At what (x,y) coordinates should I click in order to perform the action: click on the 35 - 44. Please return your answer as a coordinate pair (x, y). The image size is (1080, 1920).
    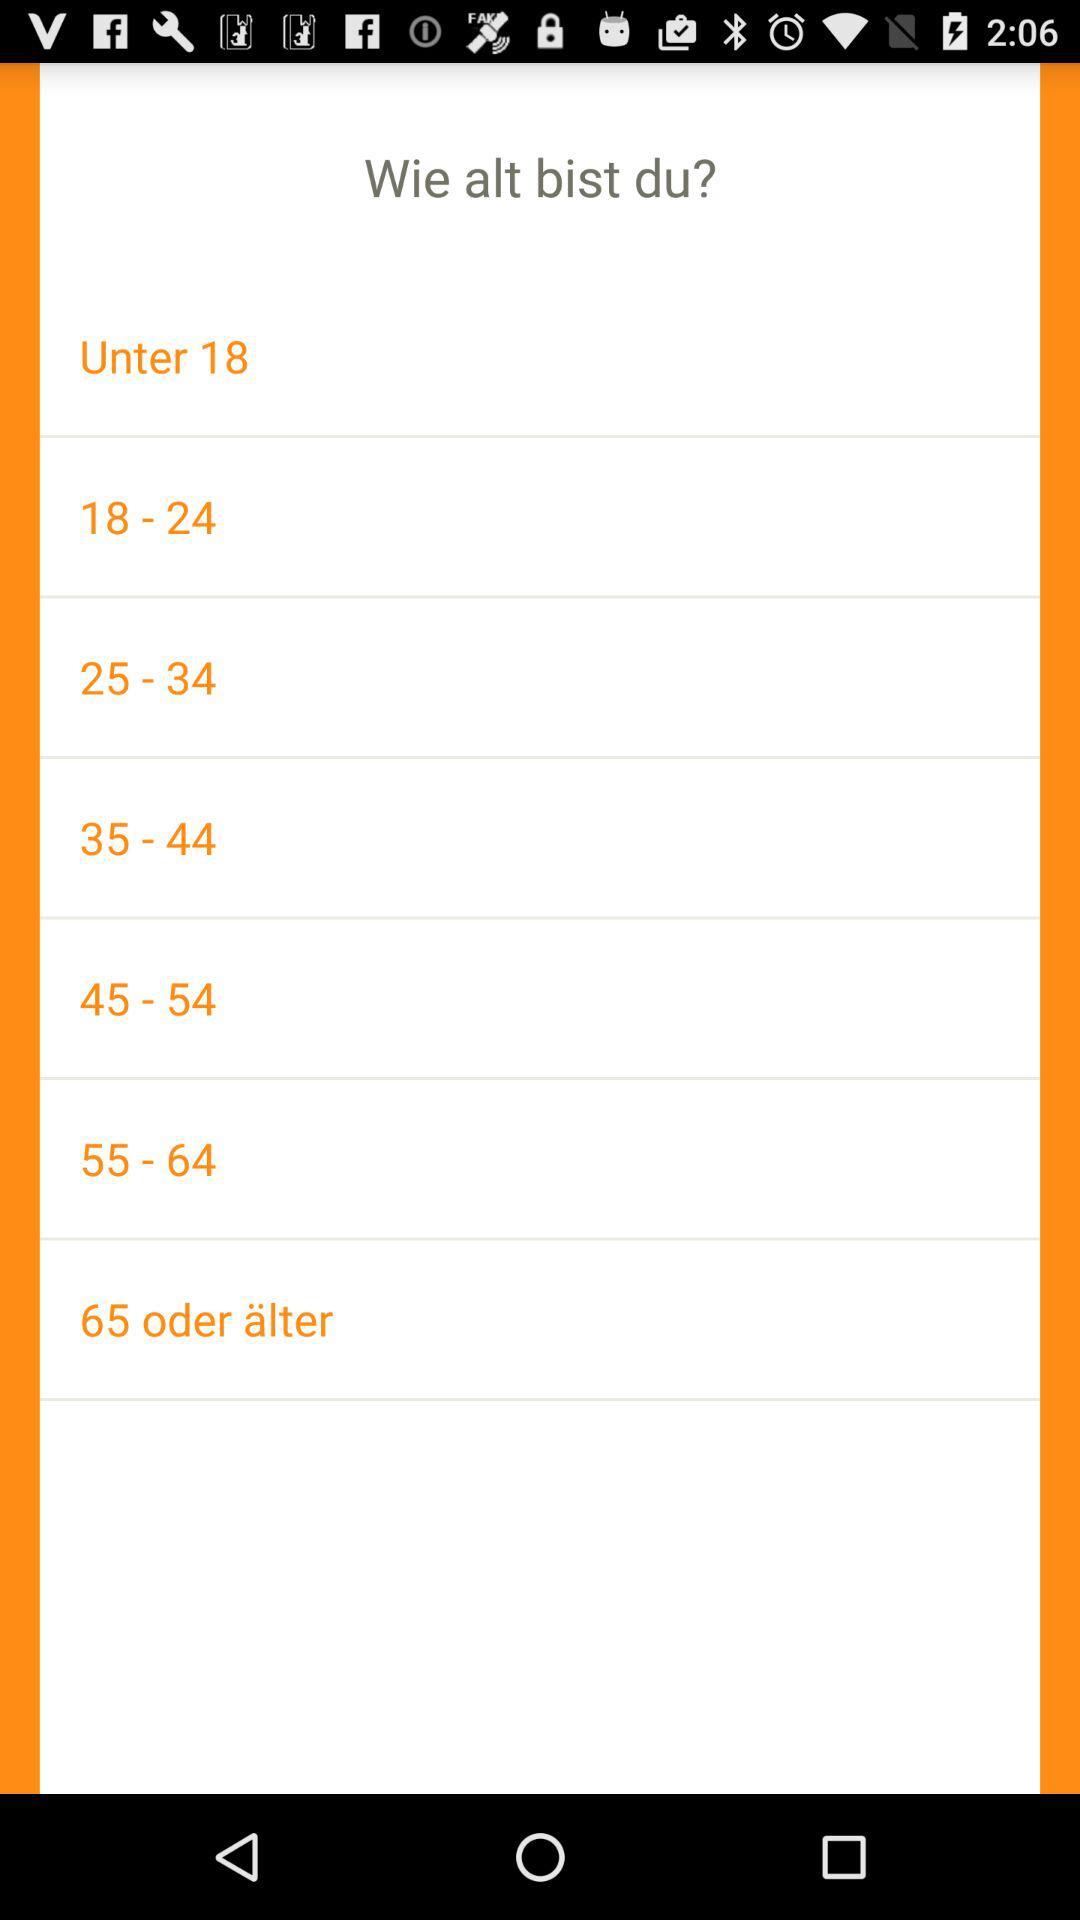
    Looking at the image, I should click on (540, 837).